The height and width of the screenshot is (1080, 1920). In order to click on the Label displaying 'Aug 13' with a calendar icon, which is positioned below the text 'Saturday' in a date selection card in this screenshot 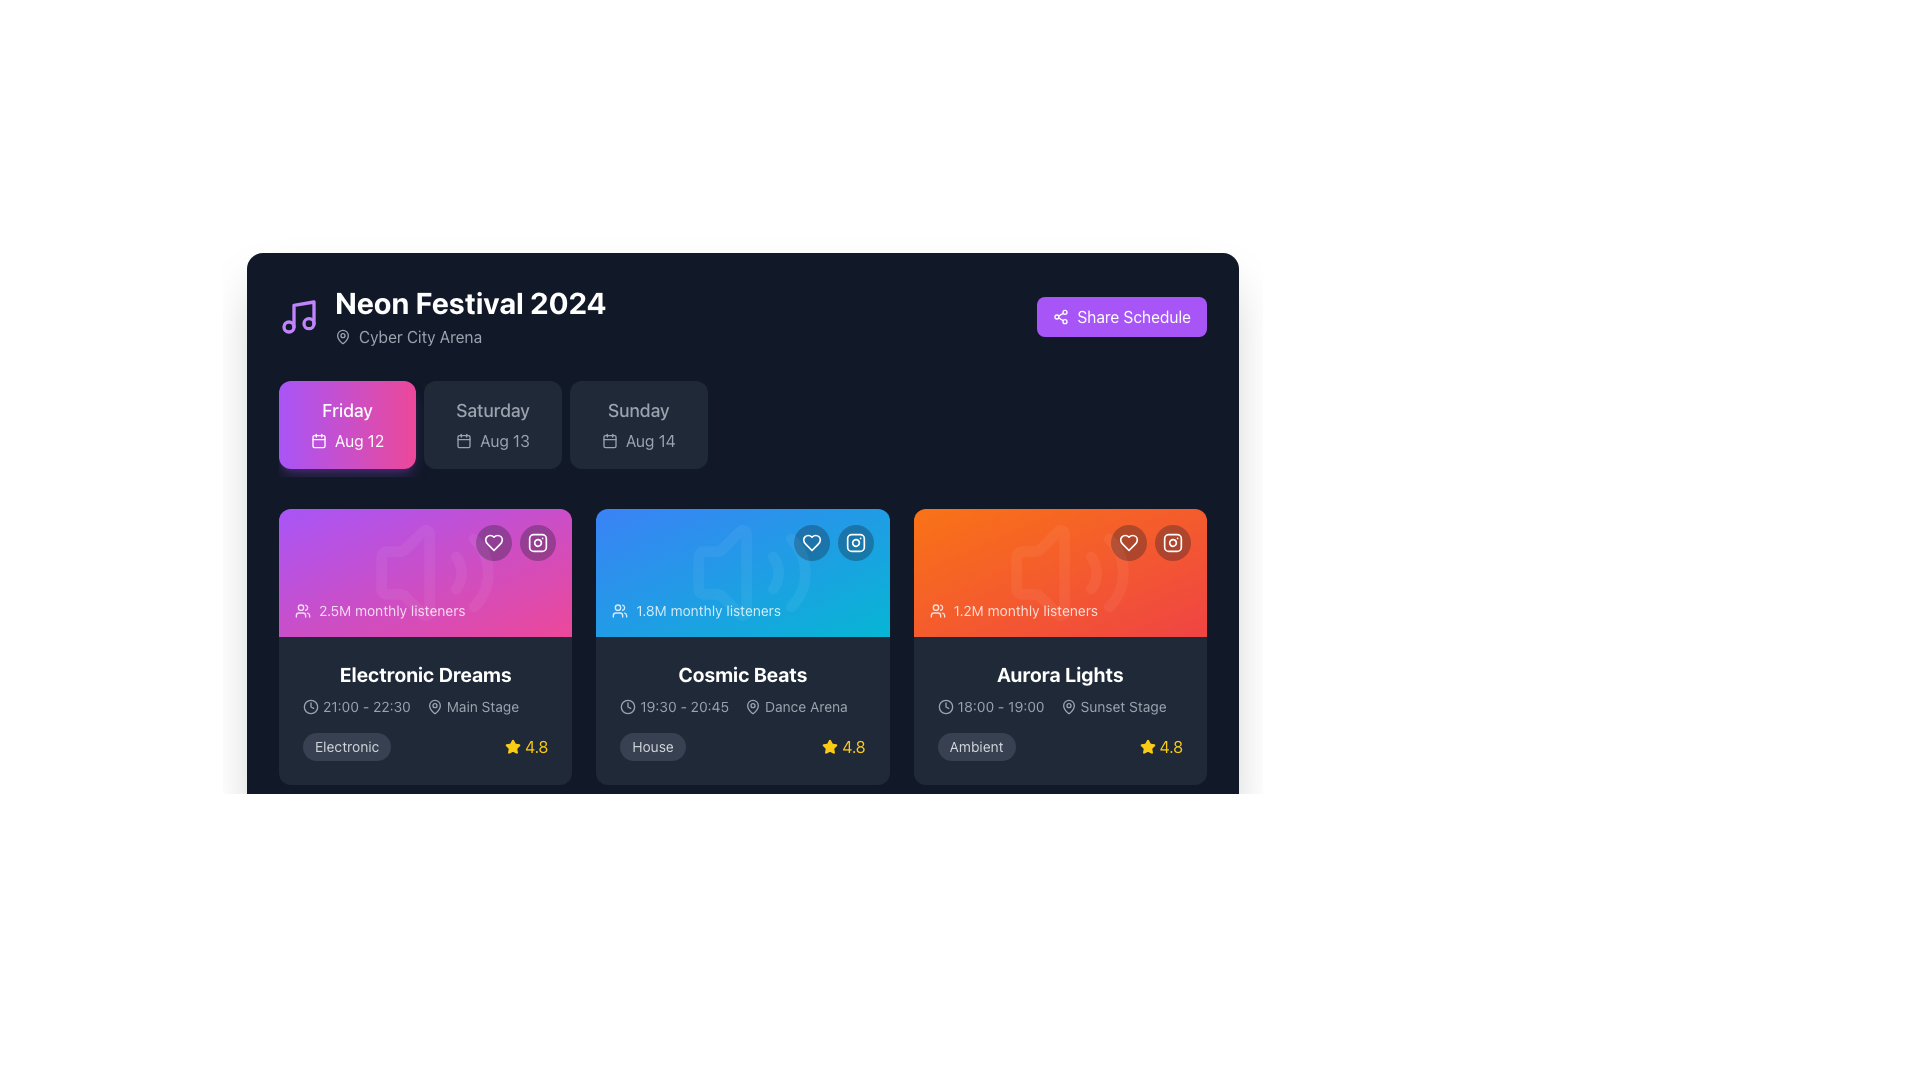, I will do `click(493, 439)`.